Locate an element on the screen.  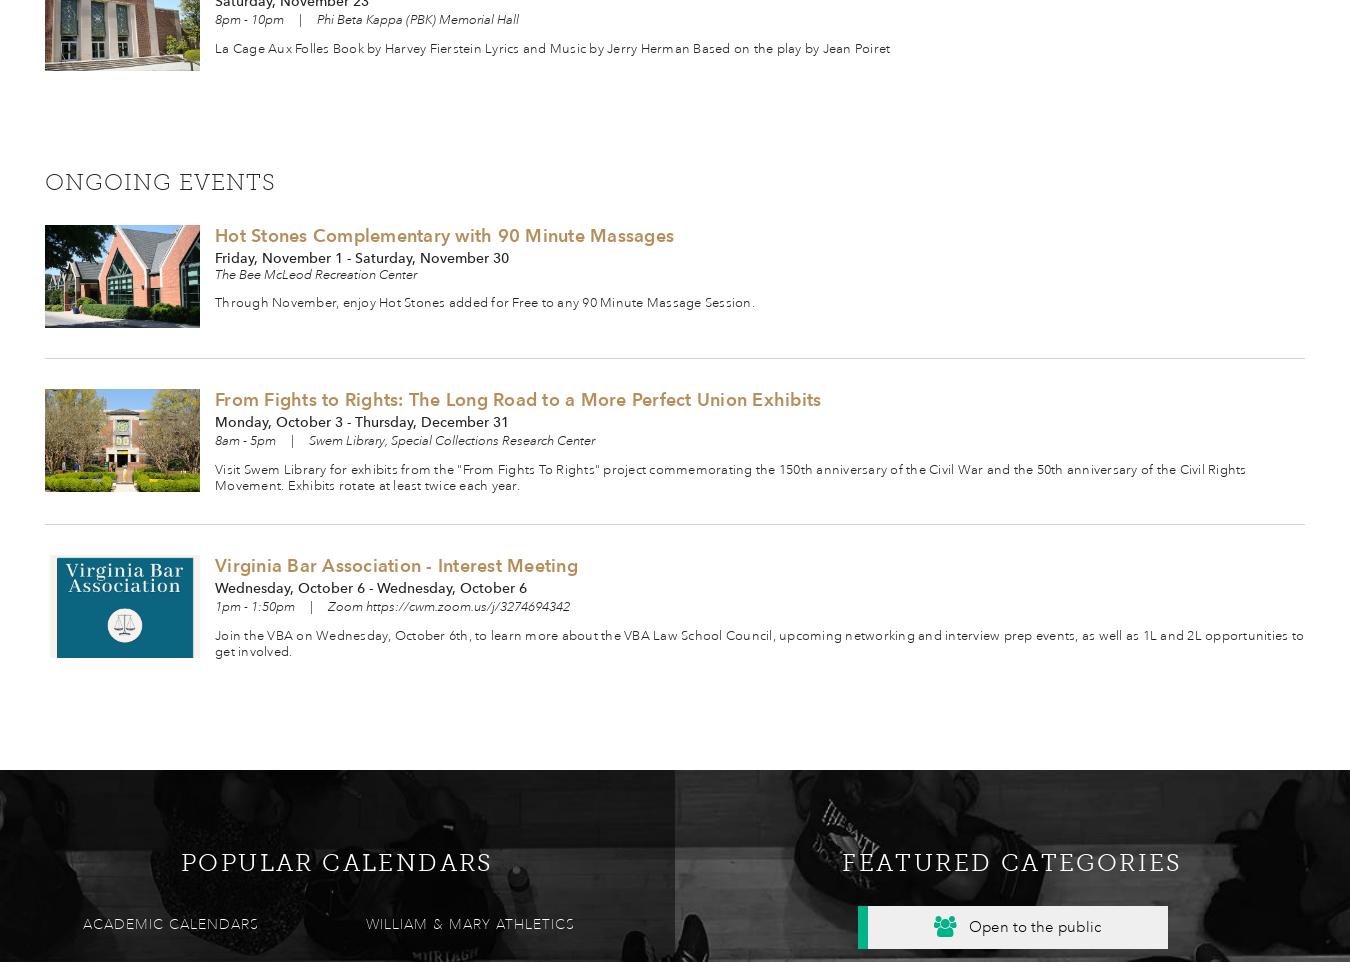
'Monday, October 3 - Thursday, December 31' is located at coordinates (361, 420).